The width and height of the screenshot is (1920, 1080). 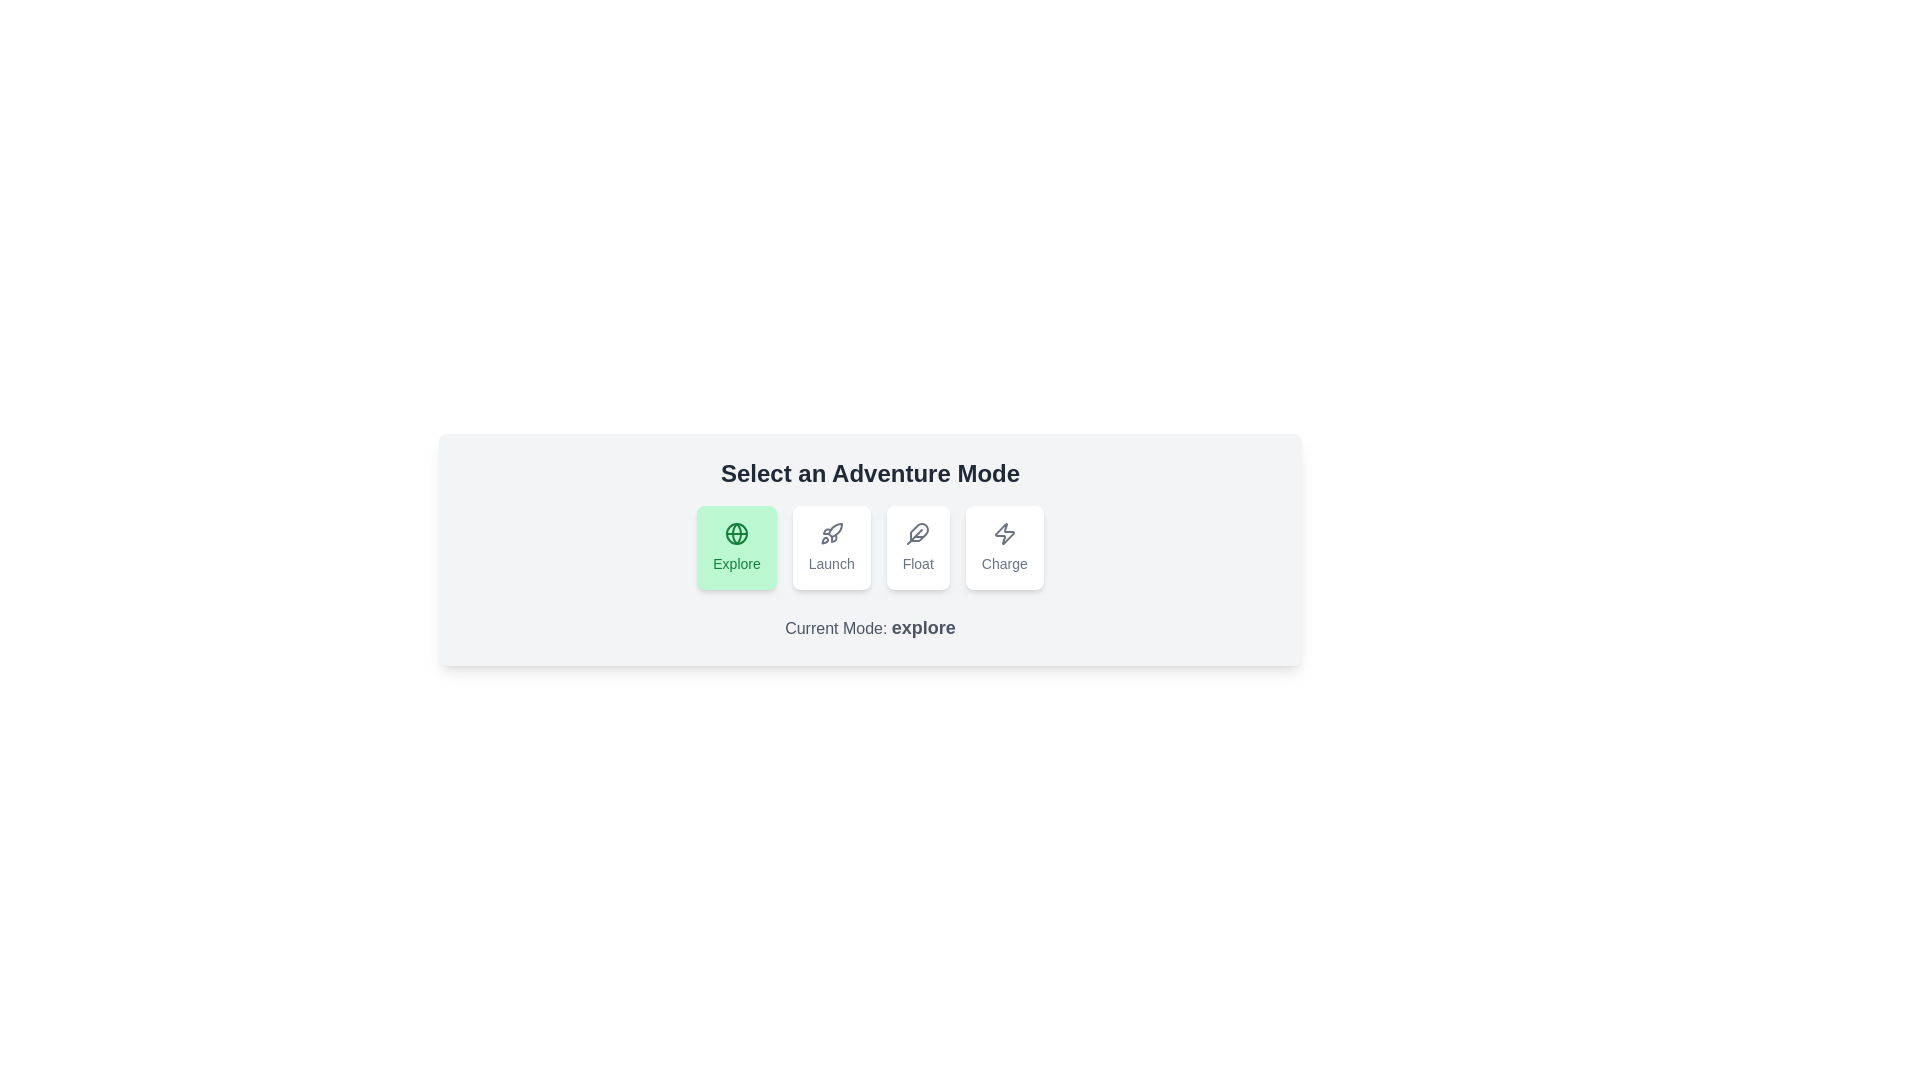 I want to click on the mode explore by clicking its respective button, so click(x=736, y=547).